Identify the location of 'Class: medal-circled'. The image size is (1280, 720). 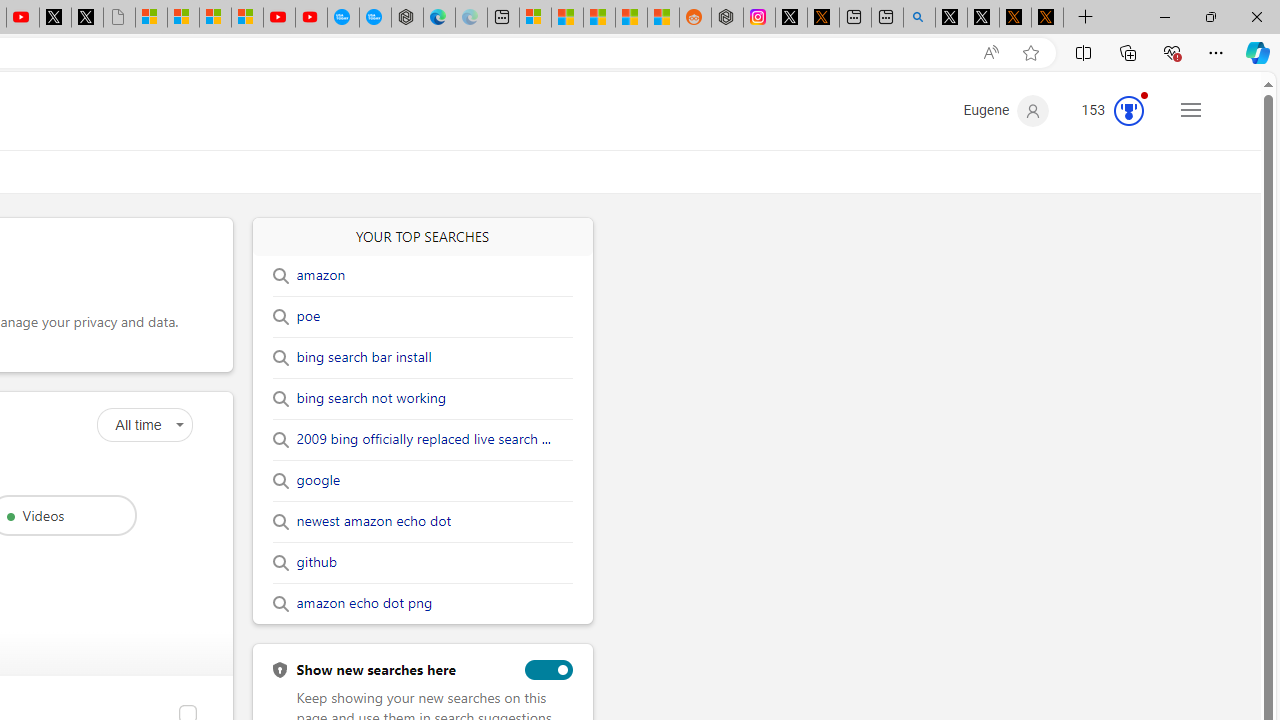
(1129, 110).